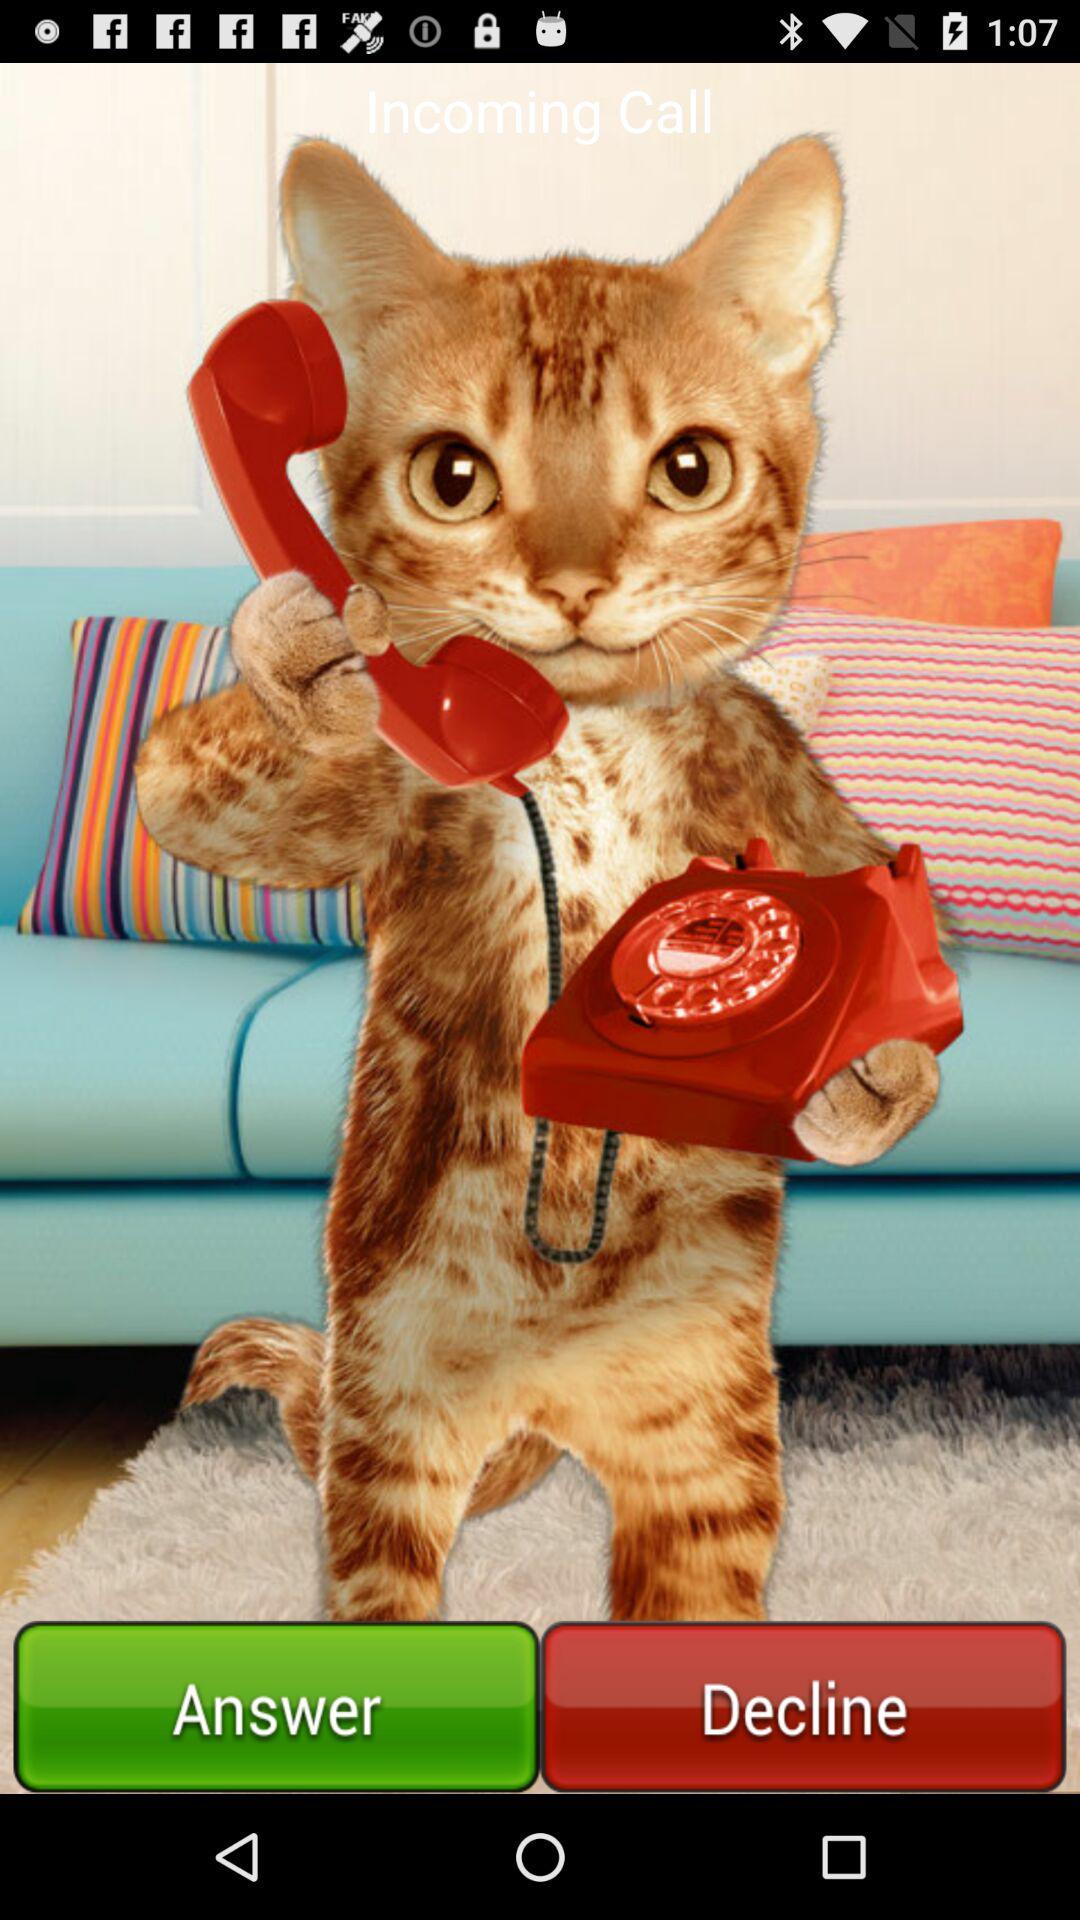 Image resolution: width=1080 pixels, height=1920 pixels. What do you see at coordinates (802, 1706) in the screenshot?
I see `reject the call` at bounding box center [802, 1706].